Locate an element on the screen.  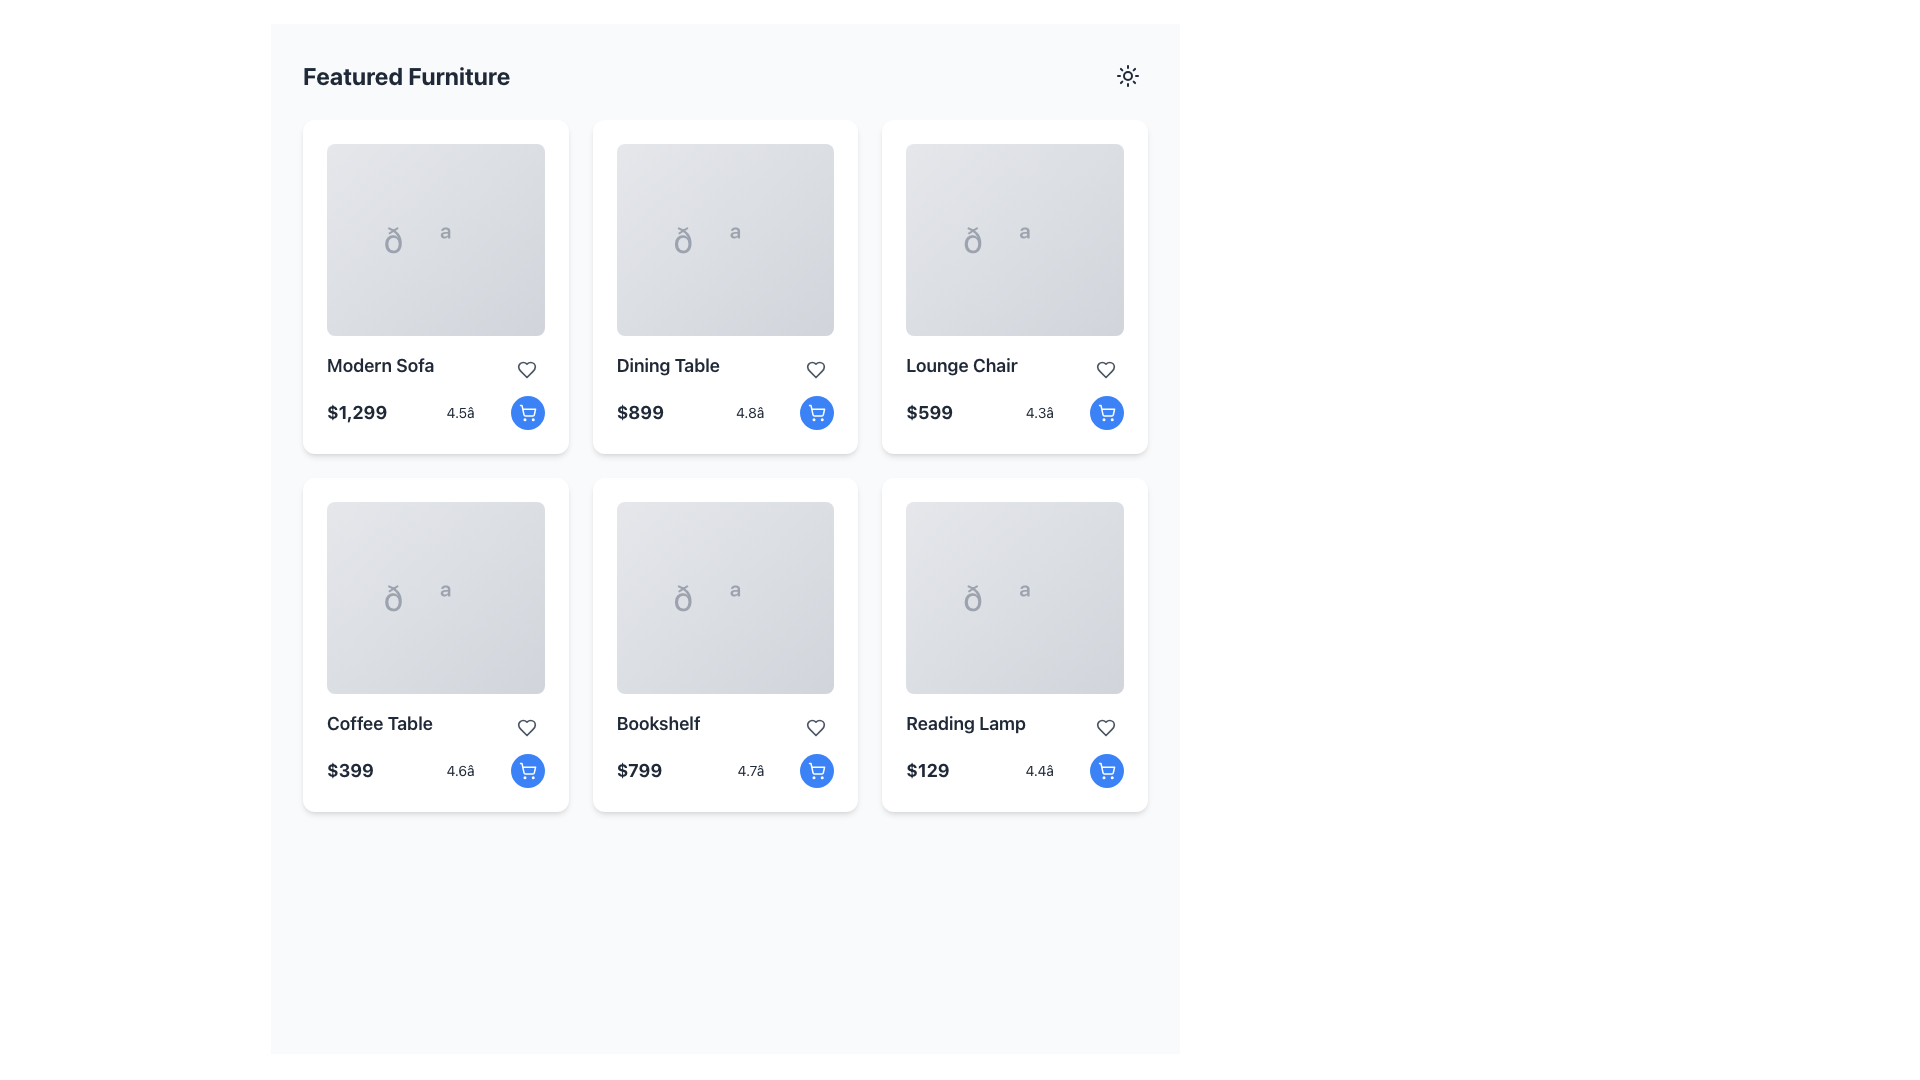
the 'Add to Cart' button located in the bottom-right corner of the card for the 'Reading Lamp' product is located at coordinates (1106, 770).